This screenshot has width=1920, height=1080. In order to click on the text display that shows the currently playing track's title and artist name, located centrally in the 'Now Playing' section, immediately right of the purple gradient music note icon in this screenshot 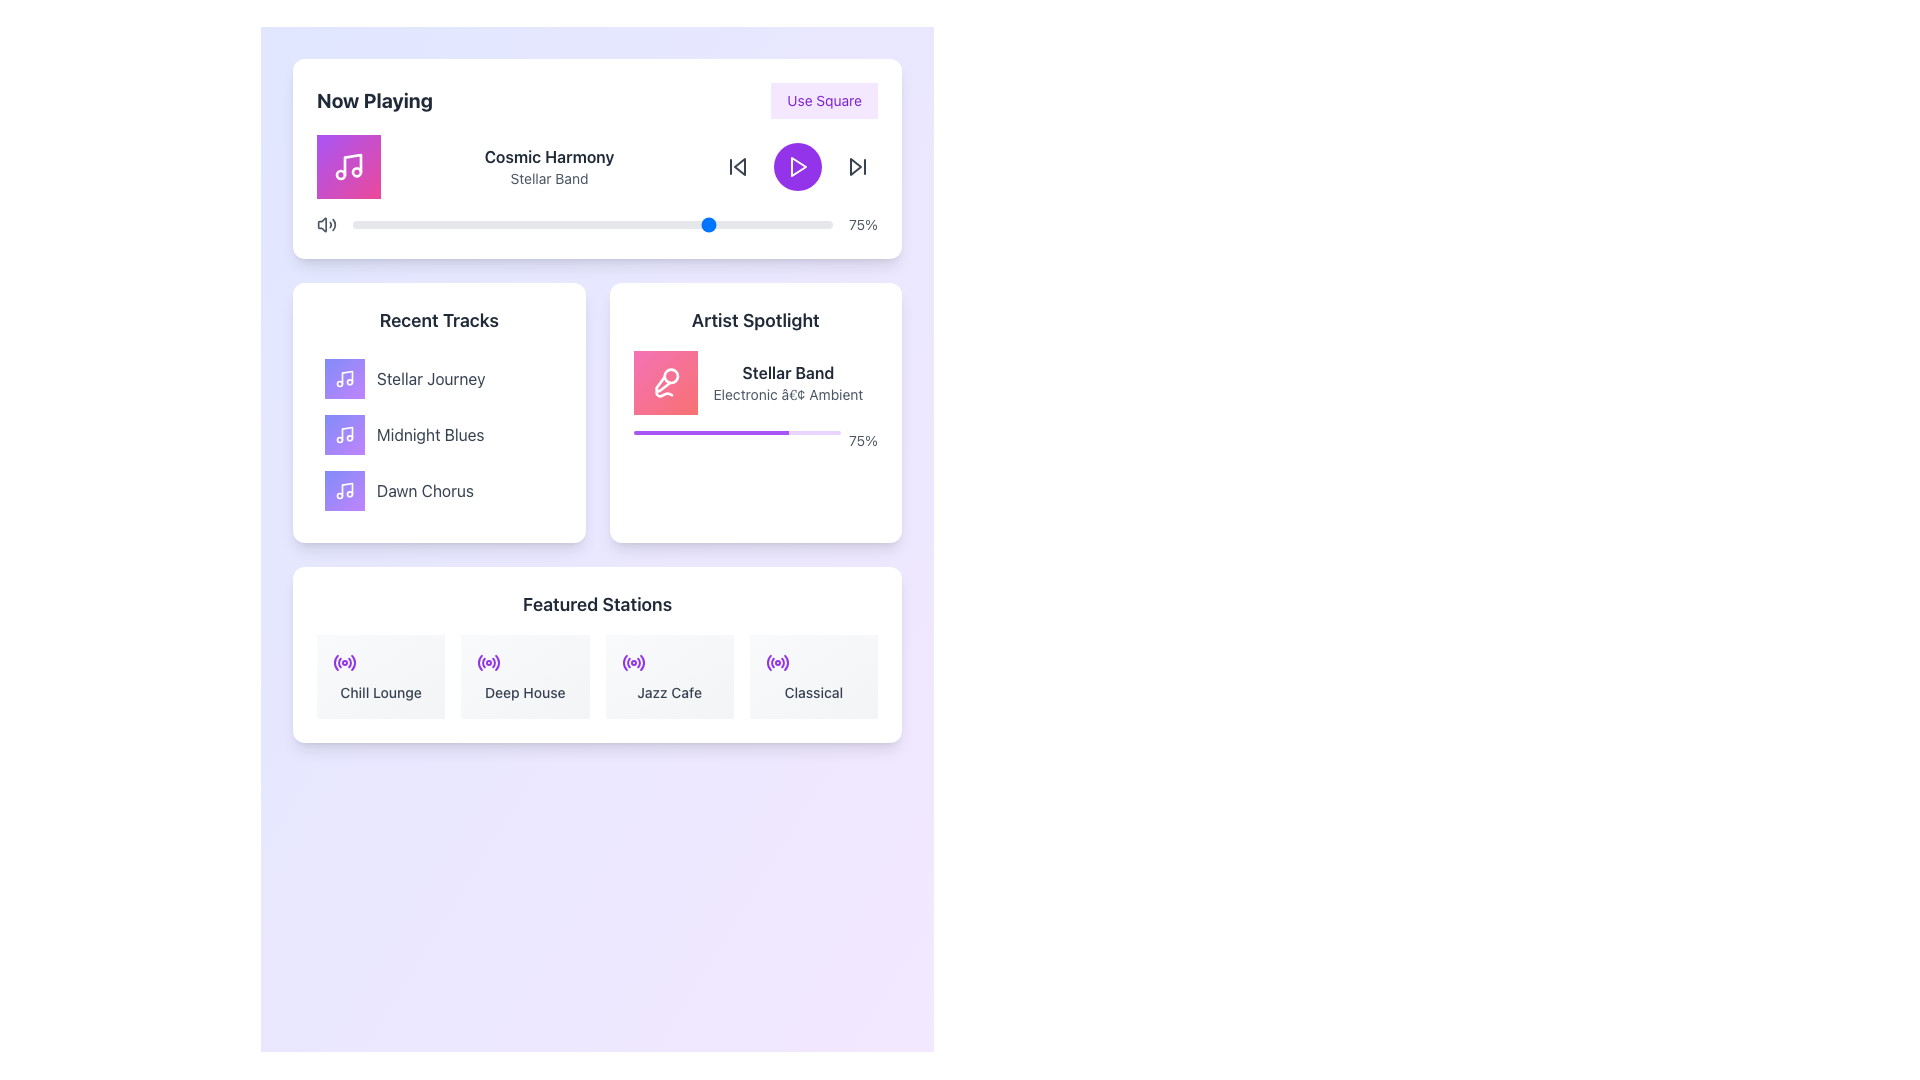, I will do `click(549, 165)`.